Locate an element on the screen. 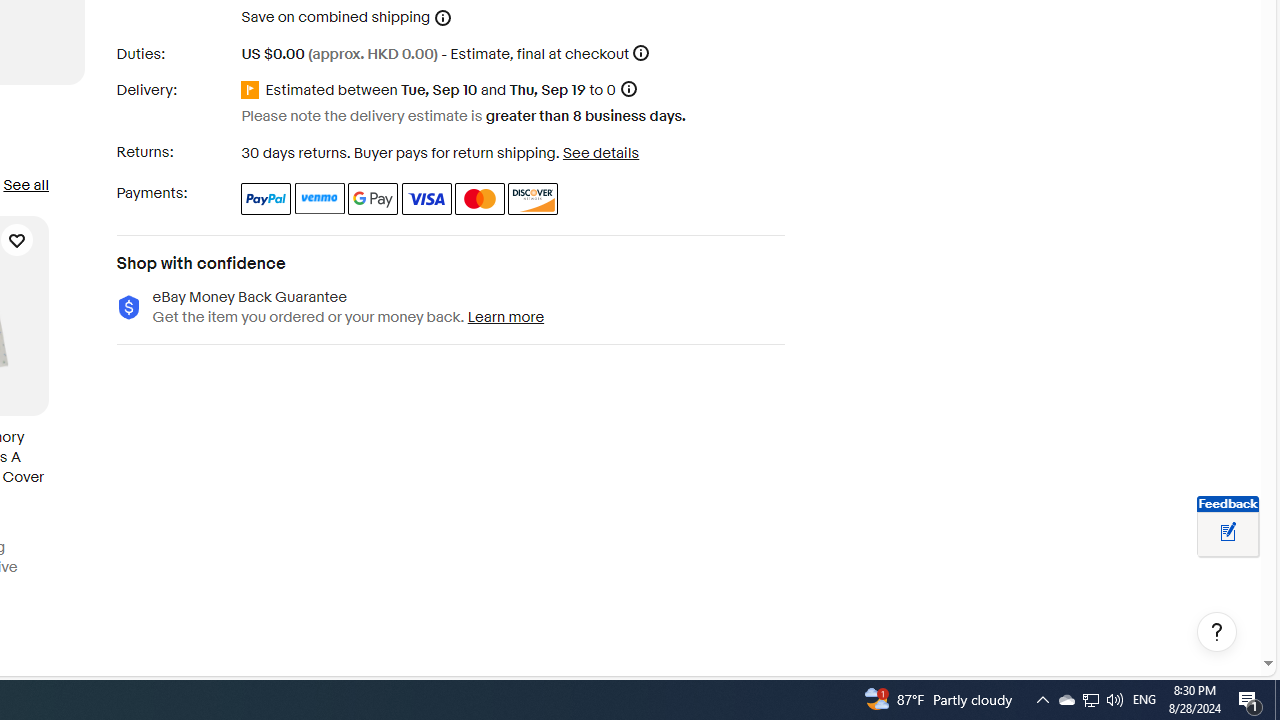  'Help, opens dialogs' is located at coordinates (1216, 632).